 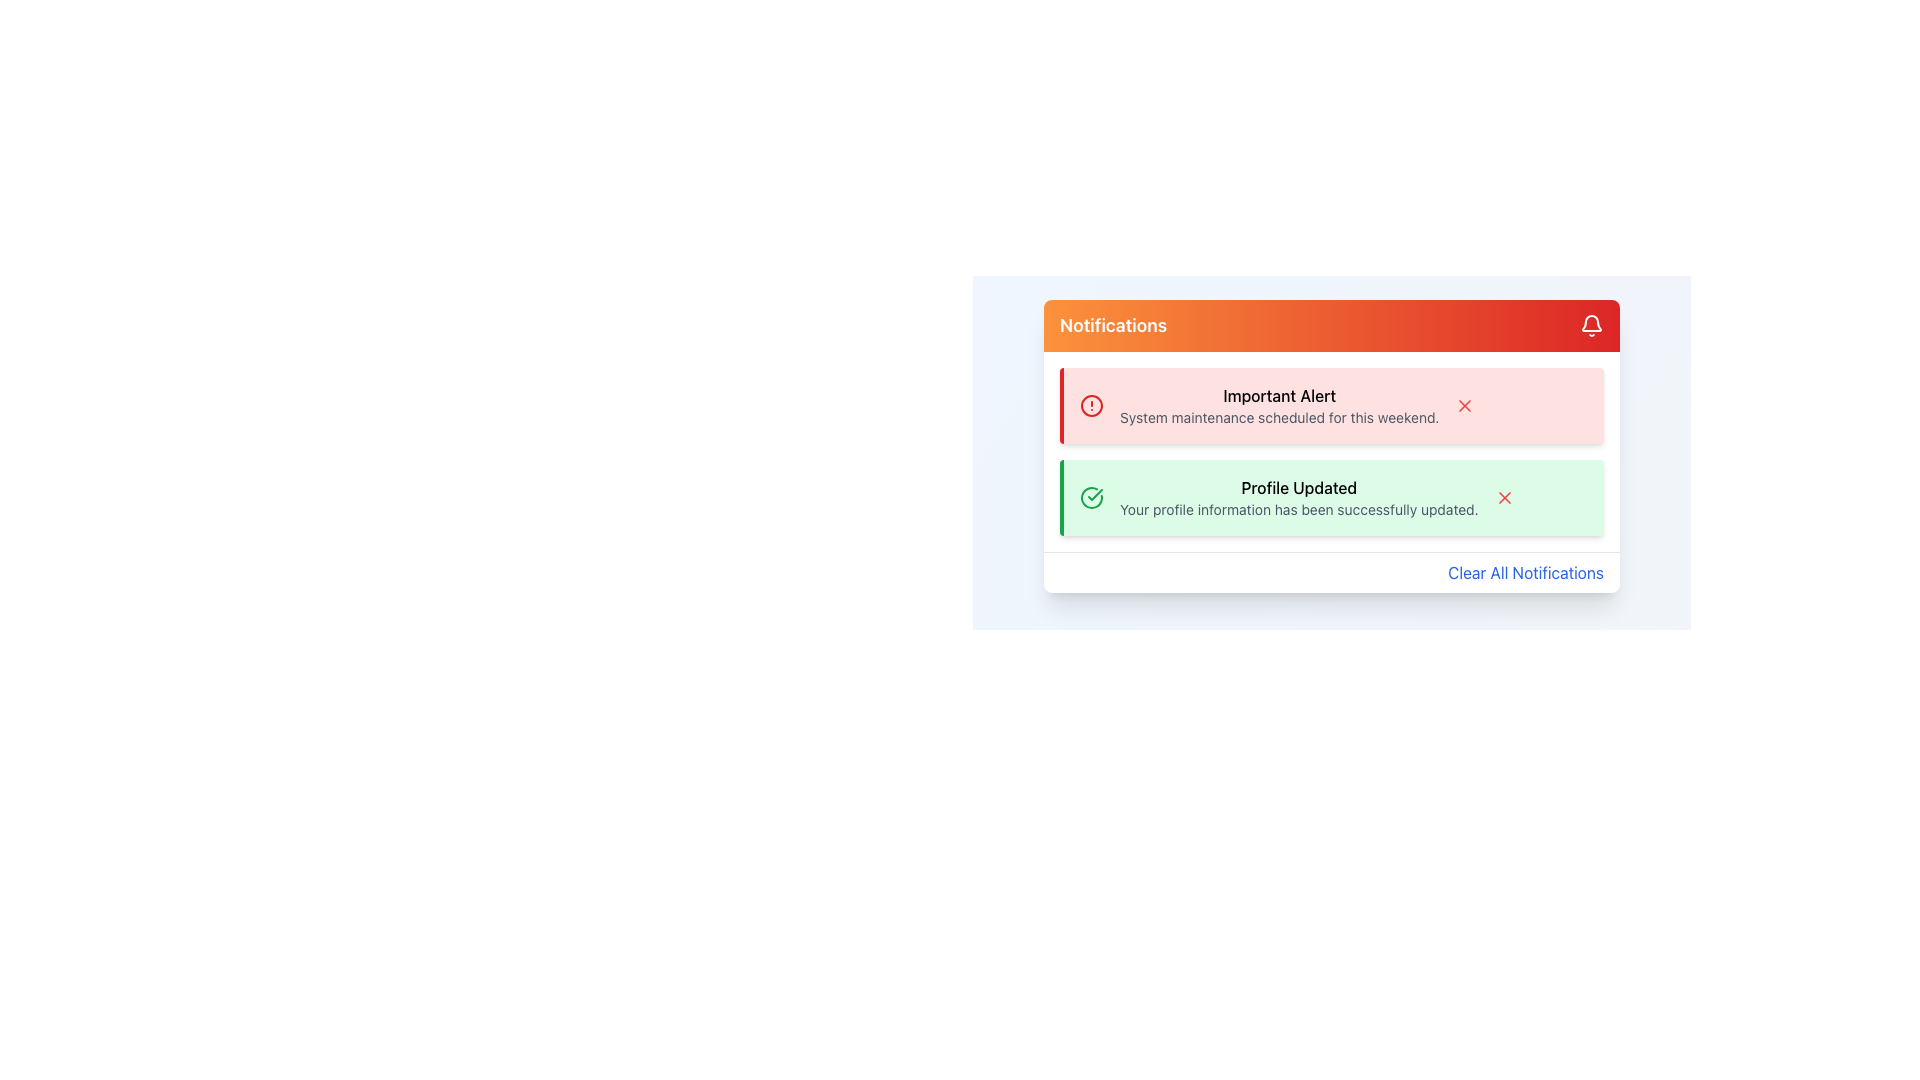 I want to click on the circular boundary of the red alert icon in the 'Important Alert' notification, which serves as a decorative element emphasizing the alert visually, so click(x=1090, y=405).